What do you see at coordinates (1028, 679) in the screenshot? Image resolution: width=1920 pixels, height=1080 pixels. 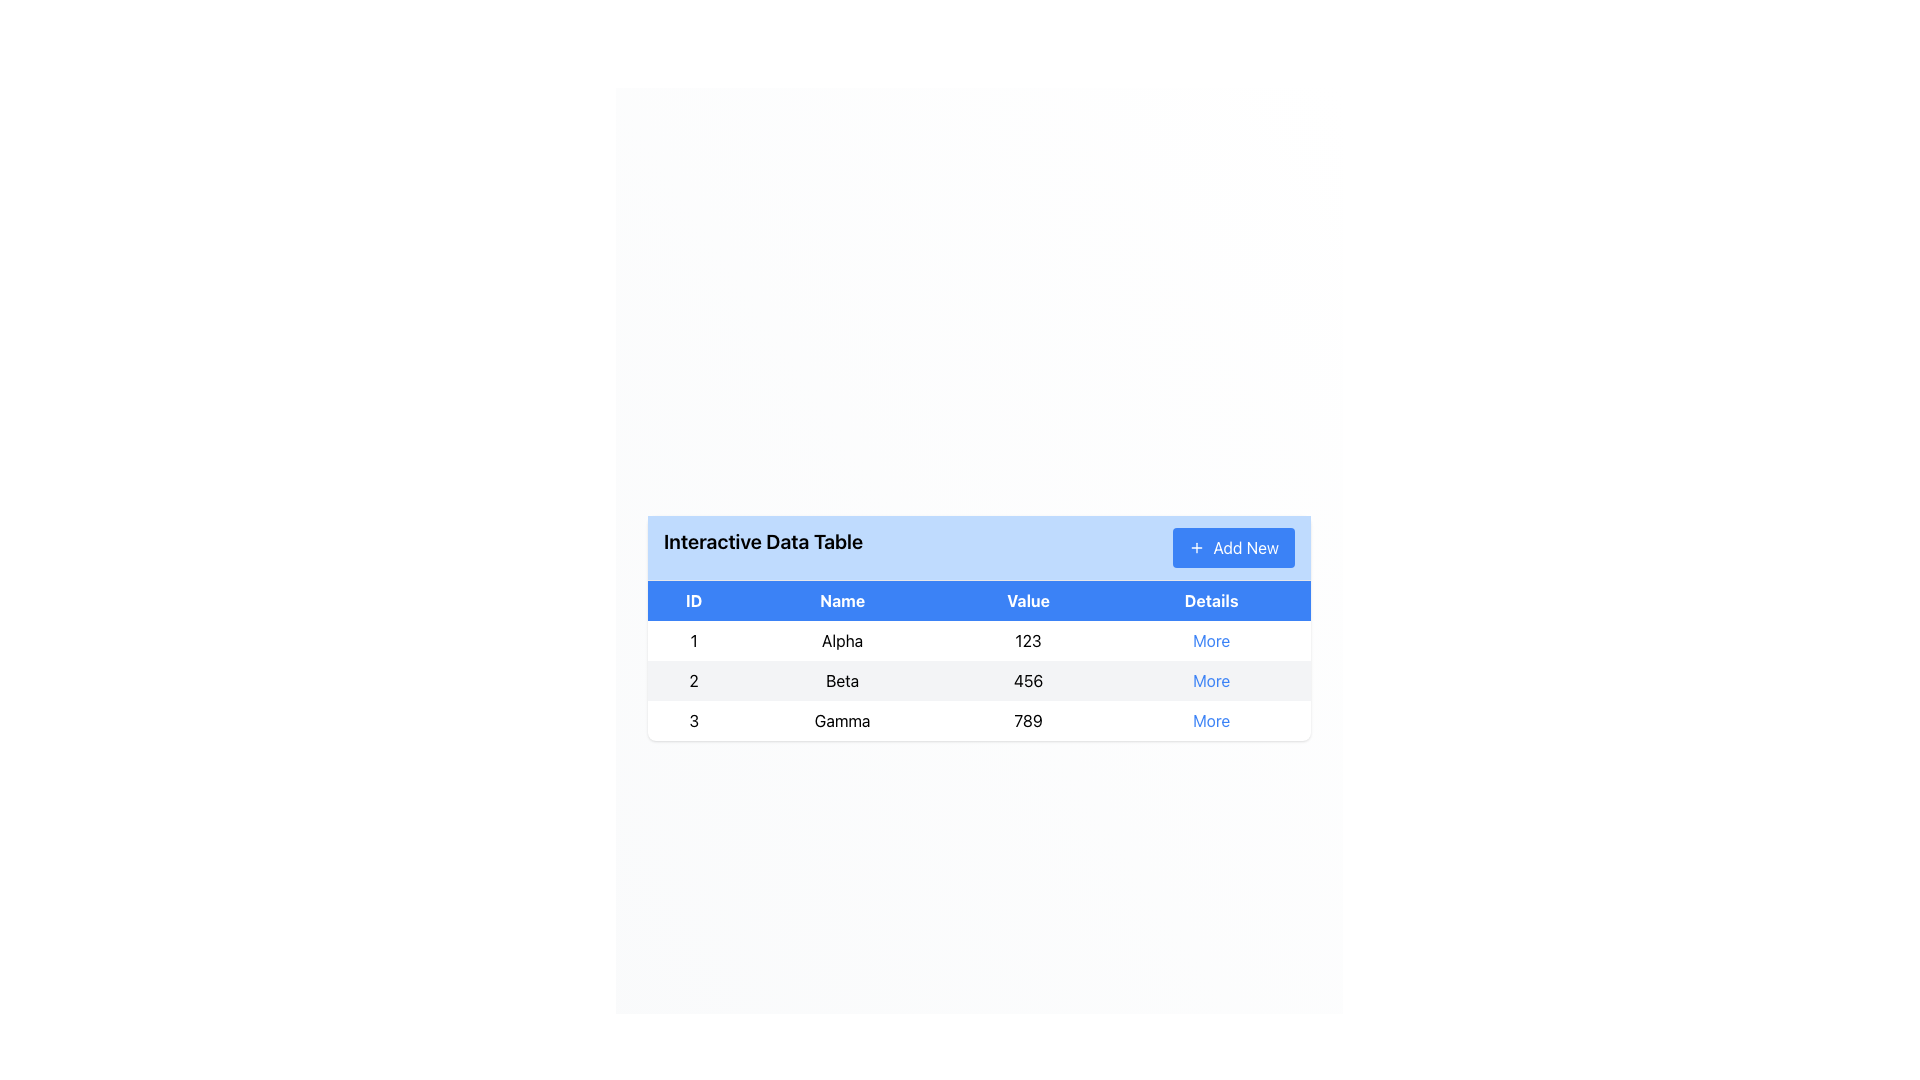 I see `the static text label displaying the numeric value '456' located in the second row and third column of the table labeled 'Value'` at bounding box center [1028, 679].